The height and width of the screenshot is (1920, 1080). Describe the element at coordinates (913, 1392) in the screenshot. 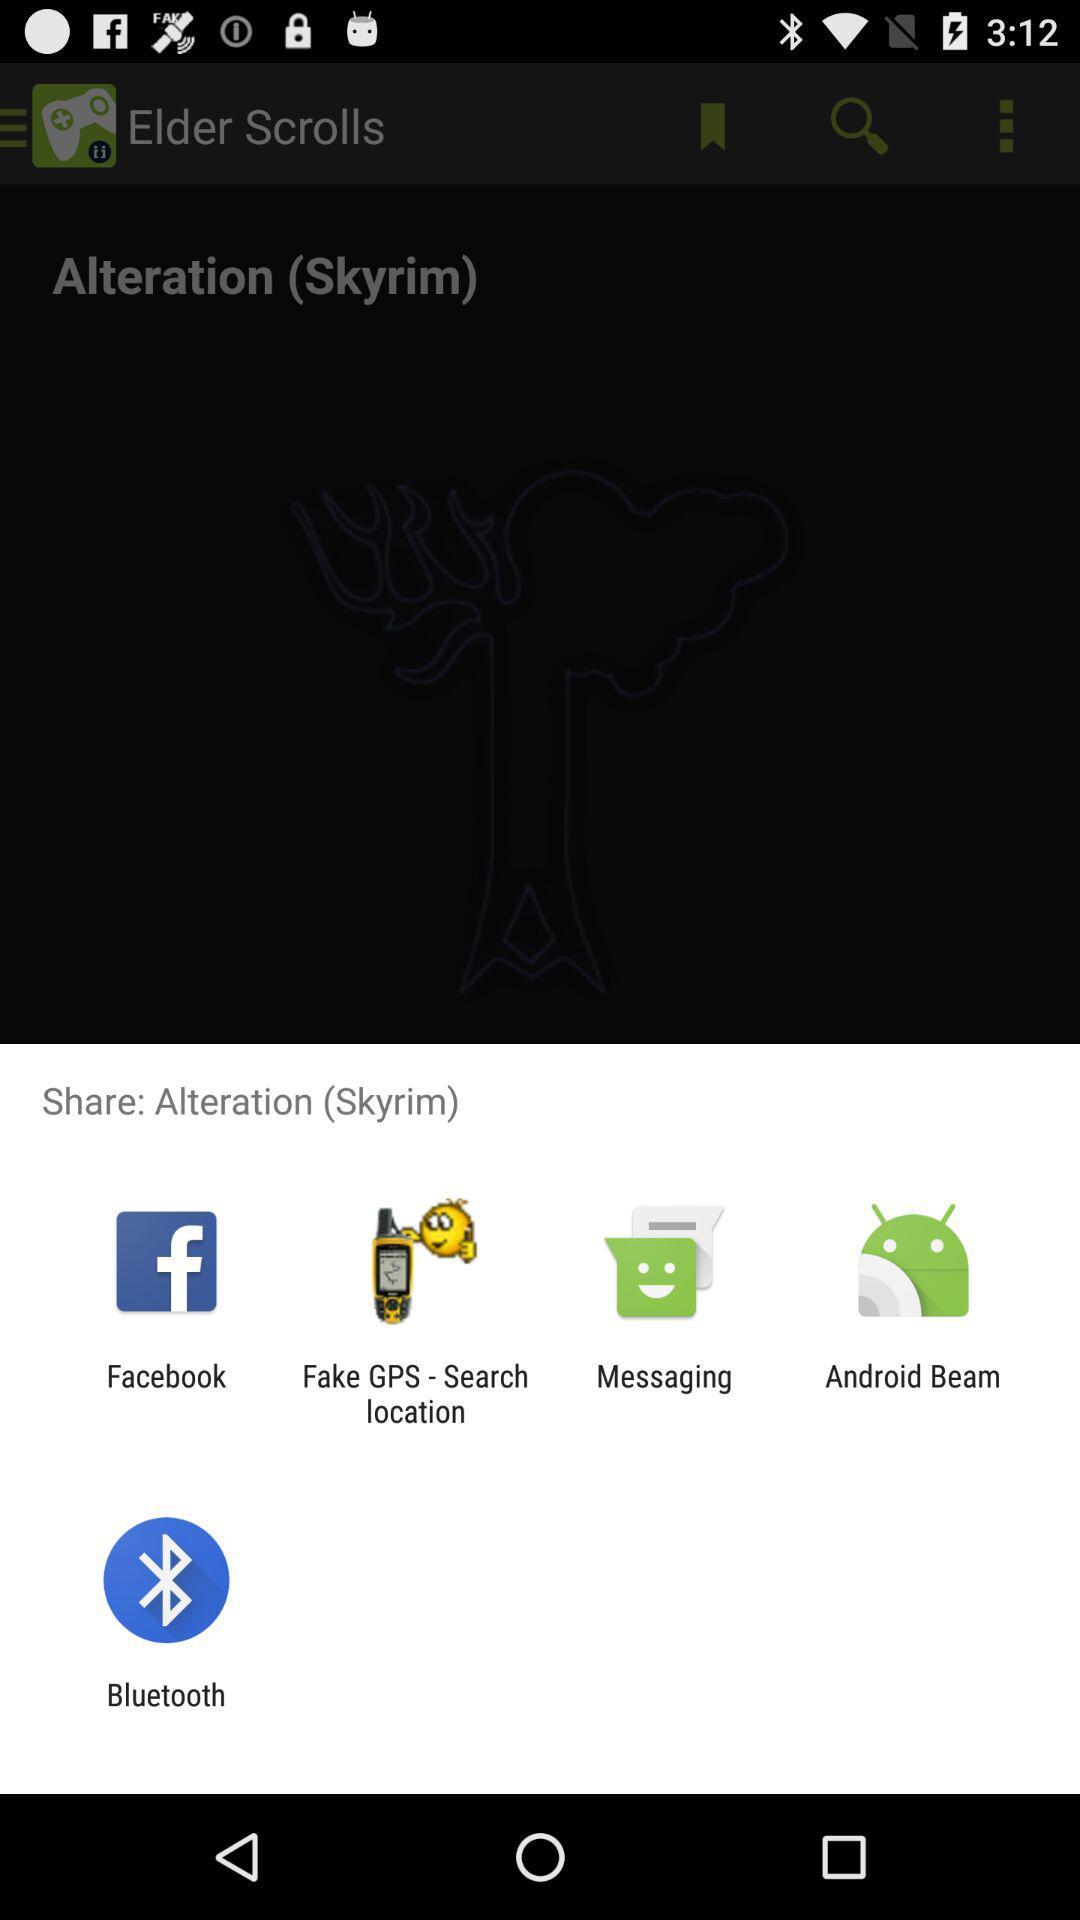

I see `android beam icon` at that location.